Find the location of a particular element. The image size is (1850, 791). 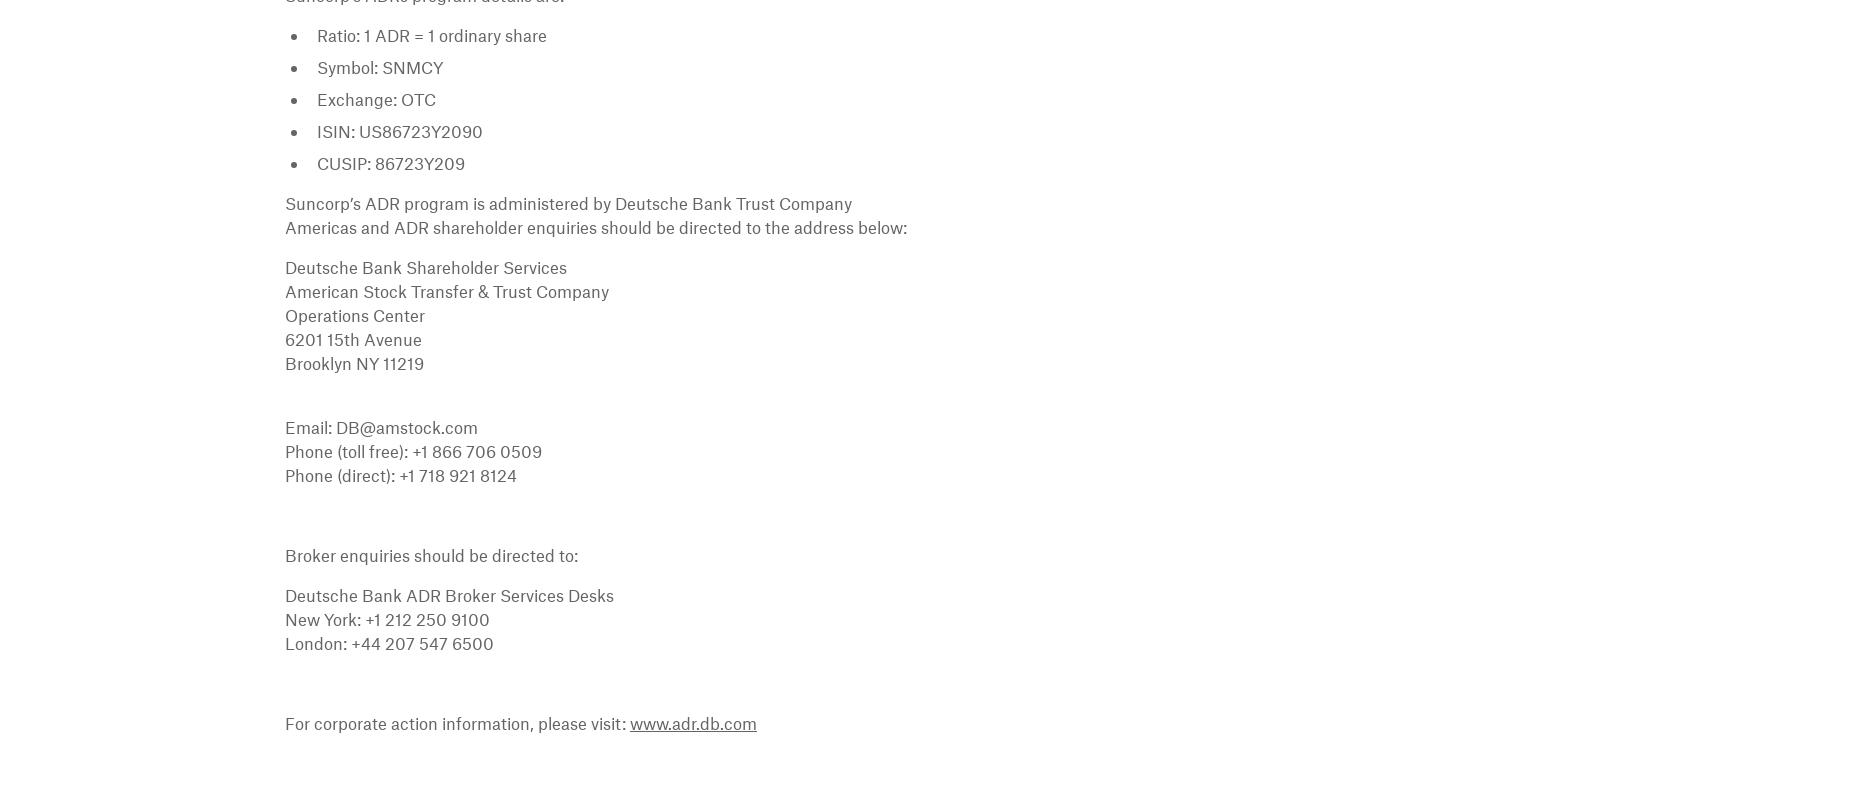

'Symbol: SNMCY' is located at coordinates (378, 66).